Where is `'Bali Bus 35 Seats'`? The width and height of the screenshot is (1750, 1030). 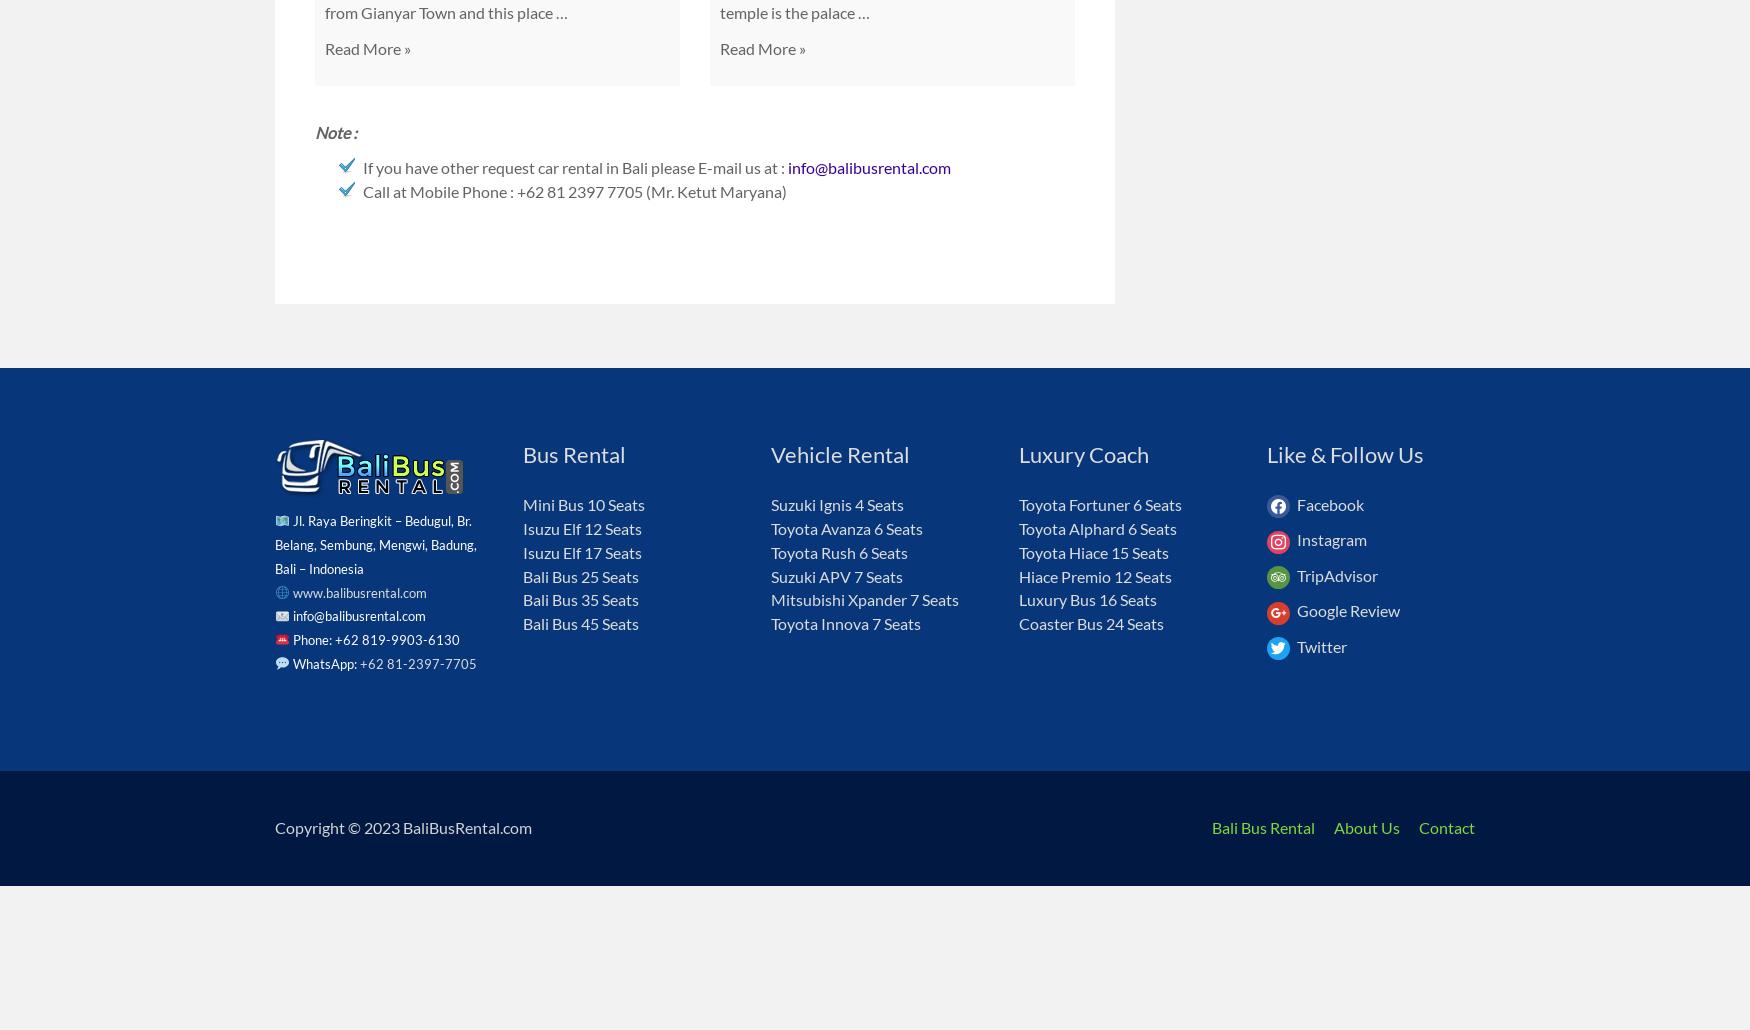
'Bali Bus 35 Seats' is located at coordinates (581, 599).